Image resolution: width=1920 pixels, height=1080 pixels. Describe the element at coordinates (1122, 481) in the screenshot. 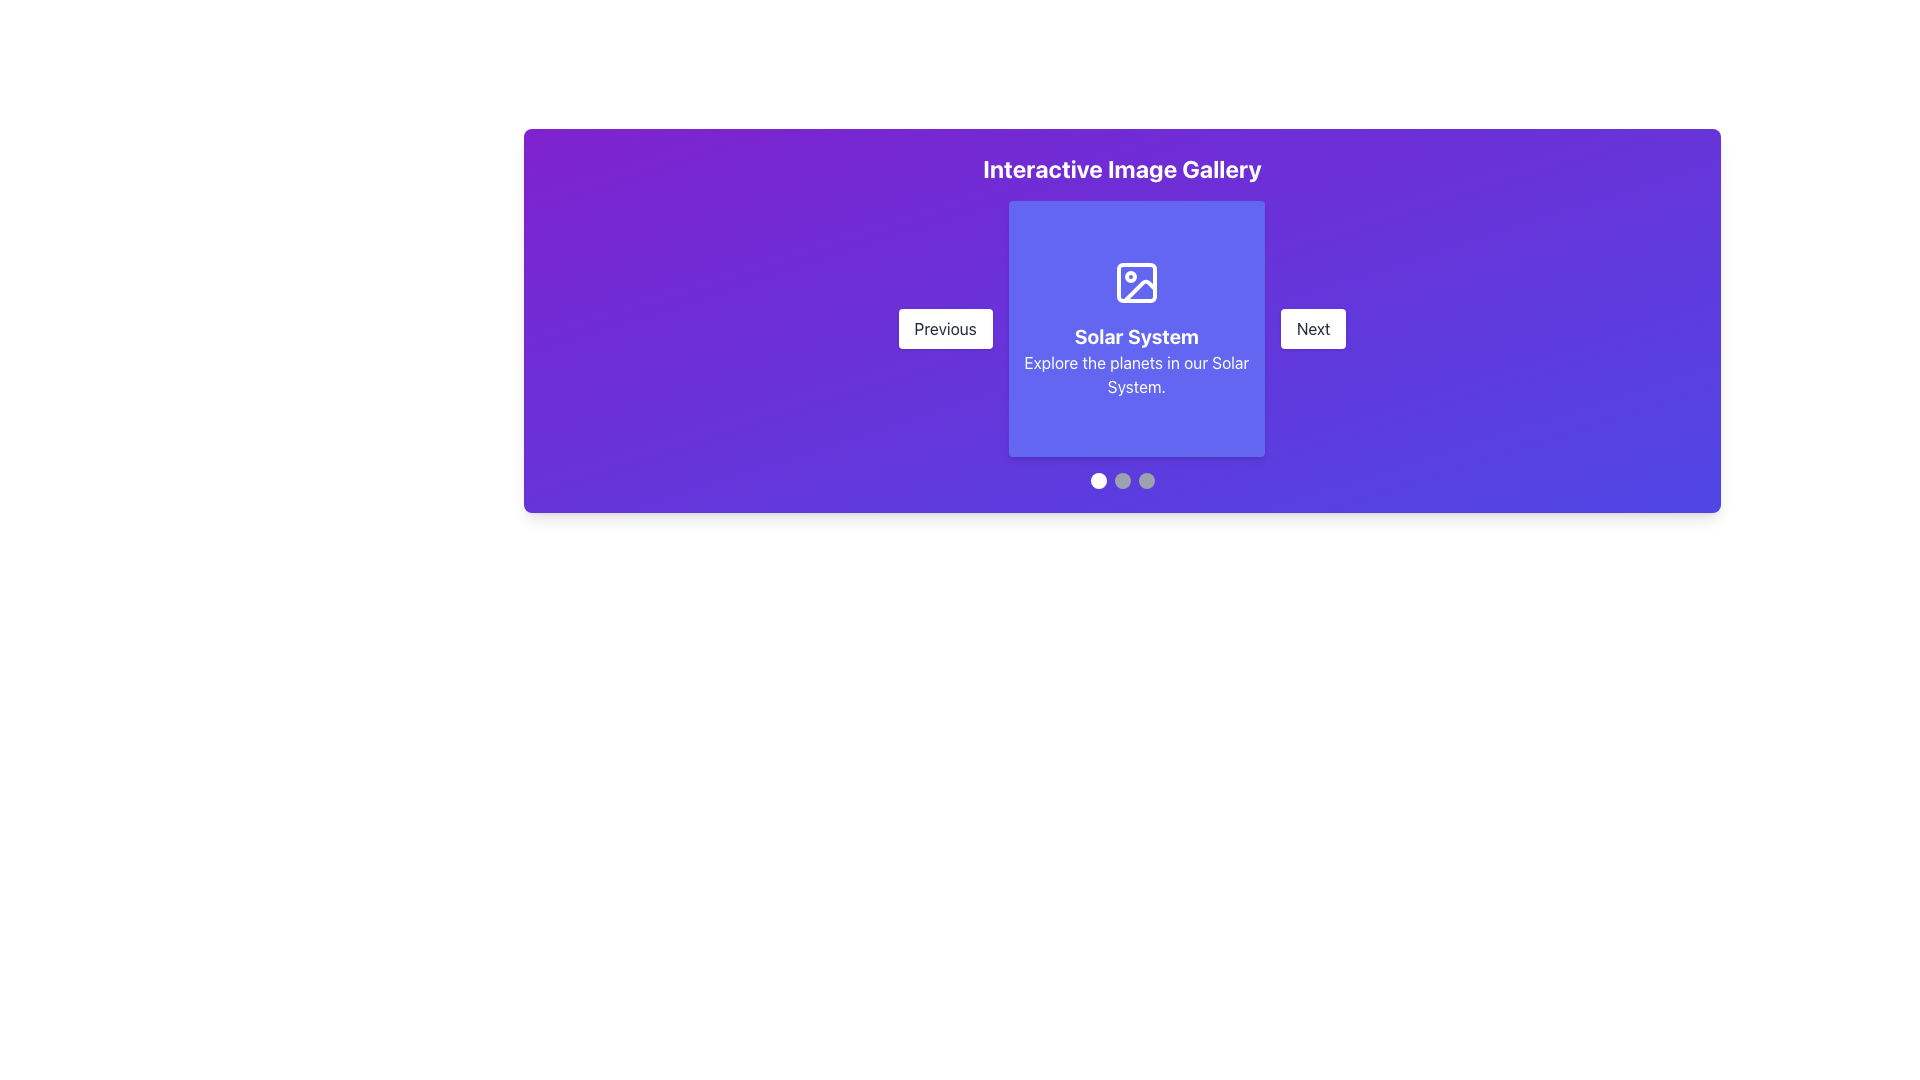

I see `the currently selected circular indicator of the Pagination Indicator` at that location.